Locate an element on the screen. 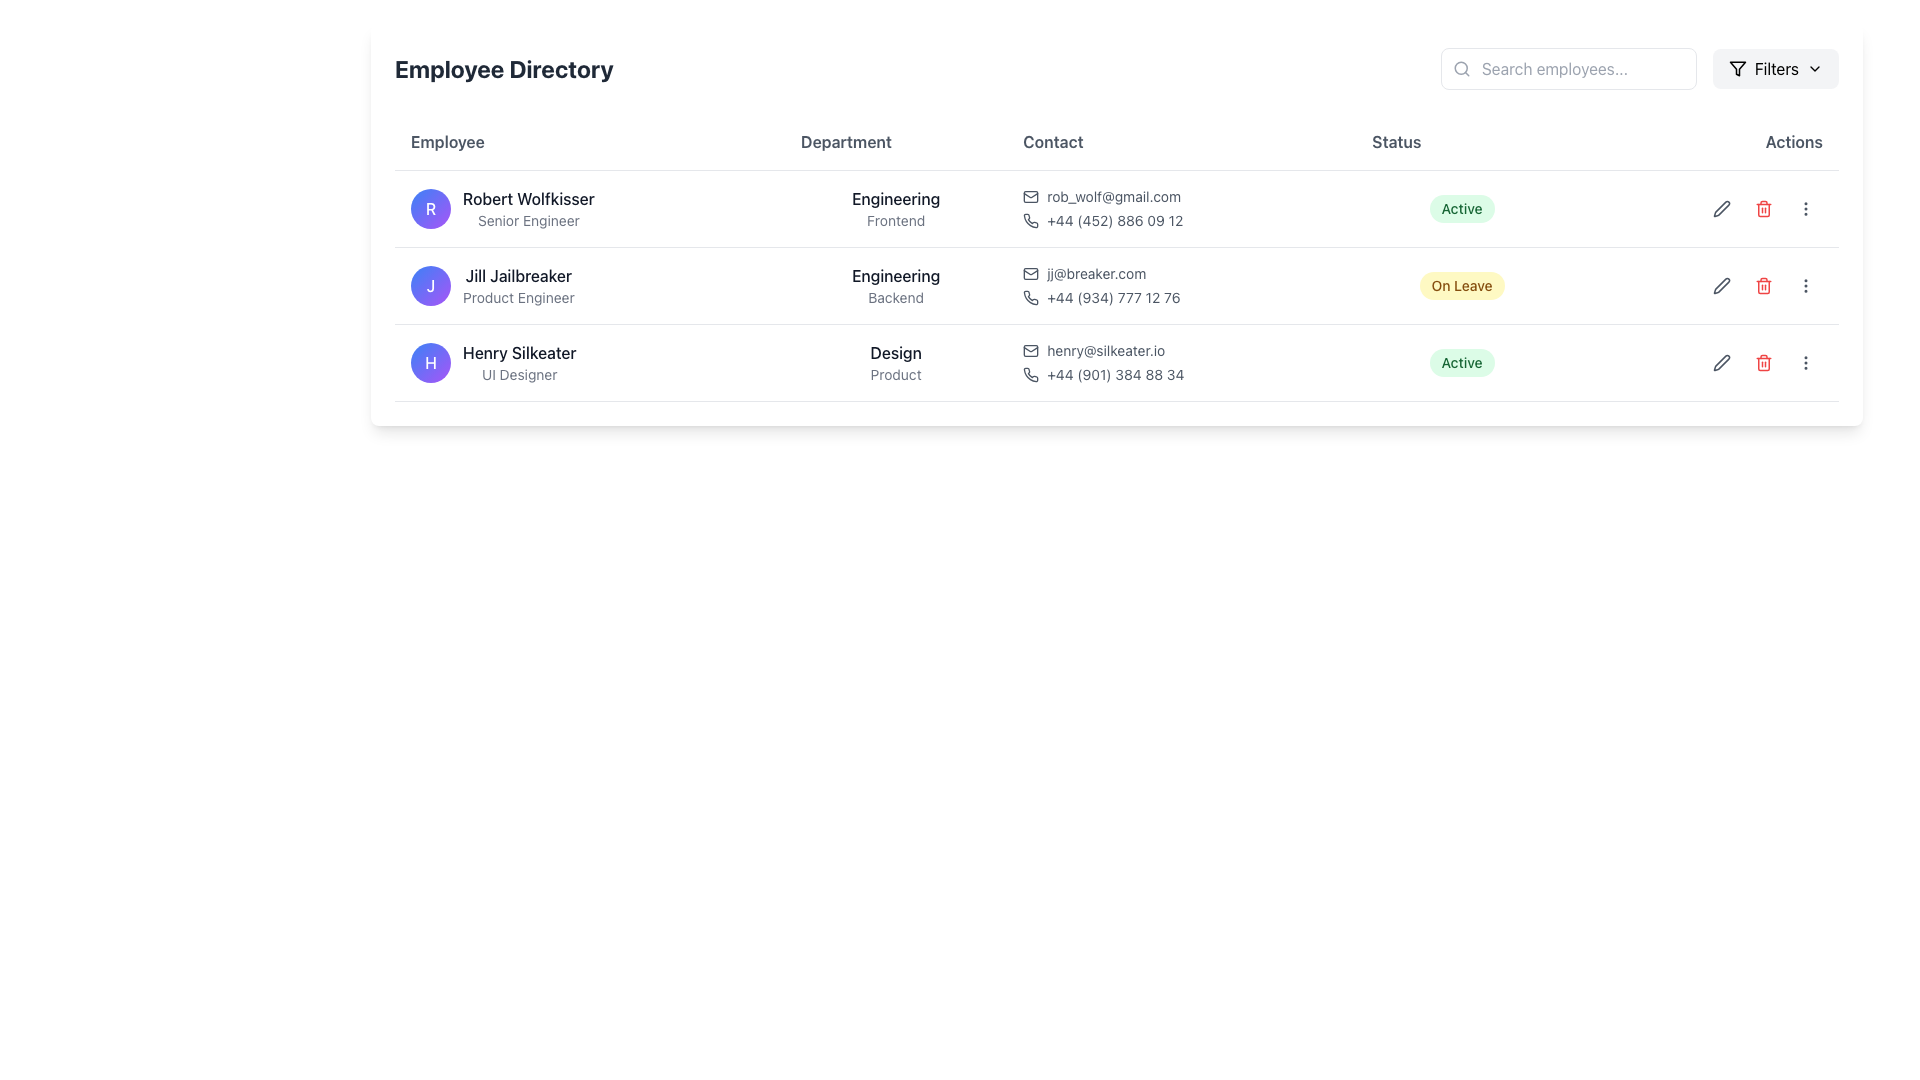 The height and width of the screenshot is (1080, 1920). the 'Employee Directory' text heading, which is a bold and large font element located in the header section above a table, positioned towards the left before the 'Filters' button is located at coordinates (504, 68).